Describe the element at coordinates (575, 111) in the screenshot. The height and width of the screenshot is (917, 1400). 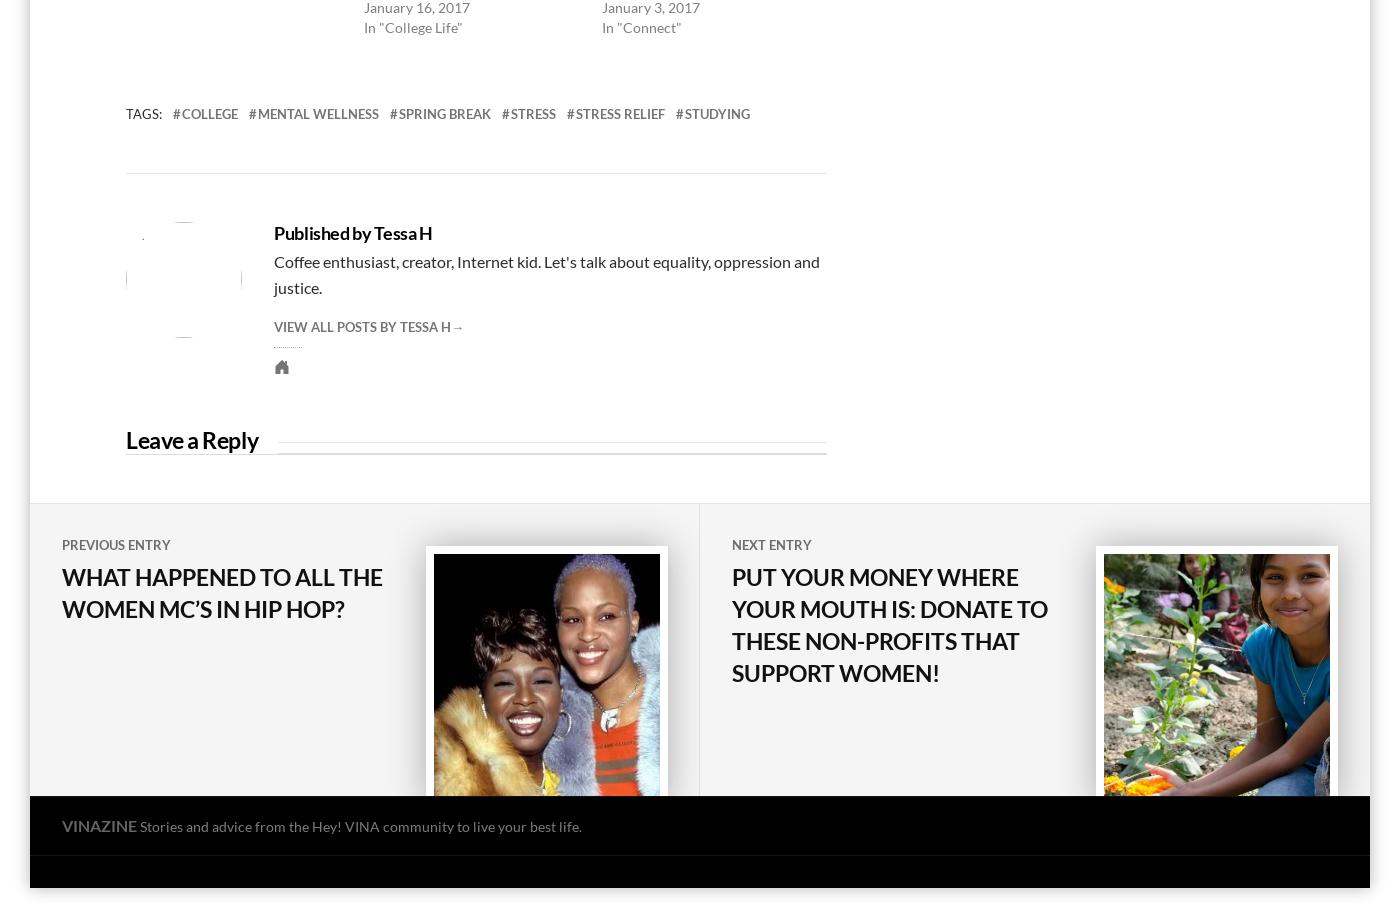
I see `'stress relief'` at that location.